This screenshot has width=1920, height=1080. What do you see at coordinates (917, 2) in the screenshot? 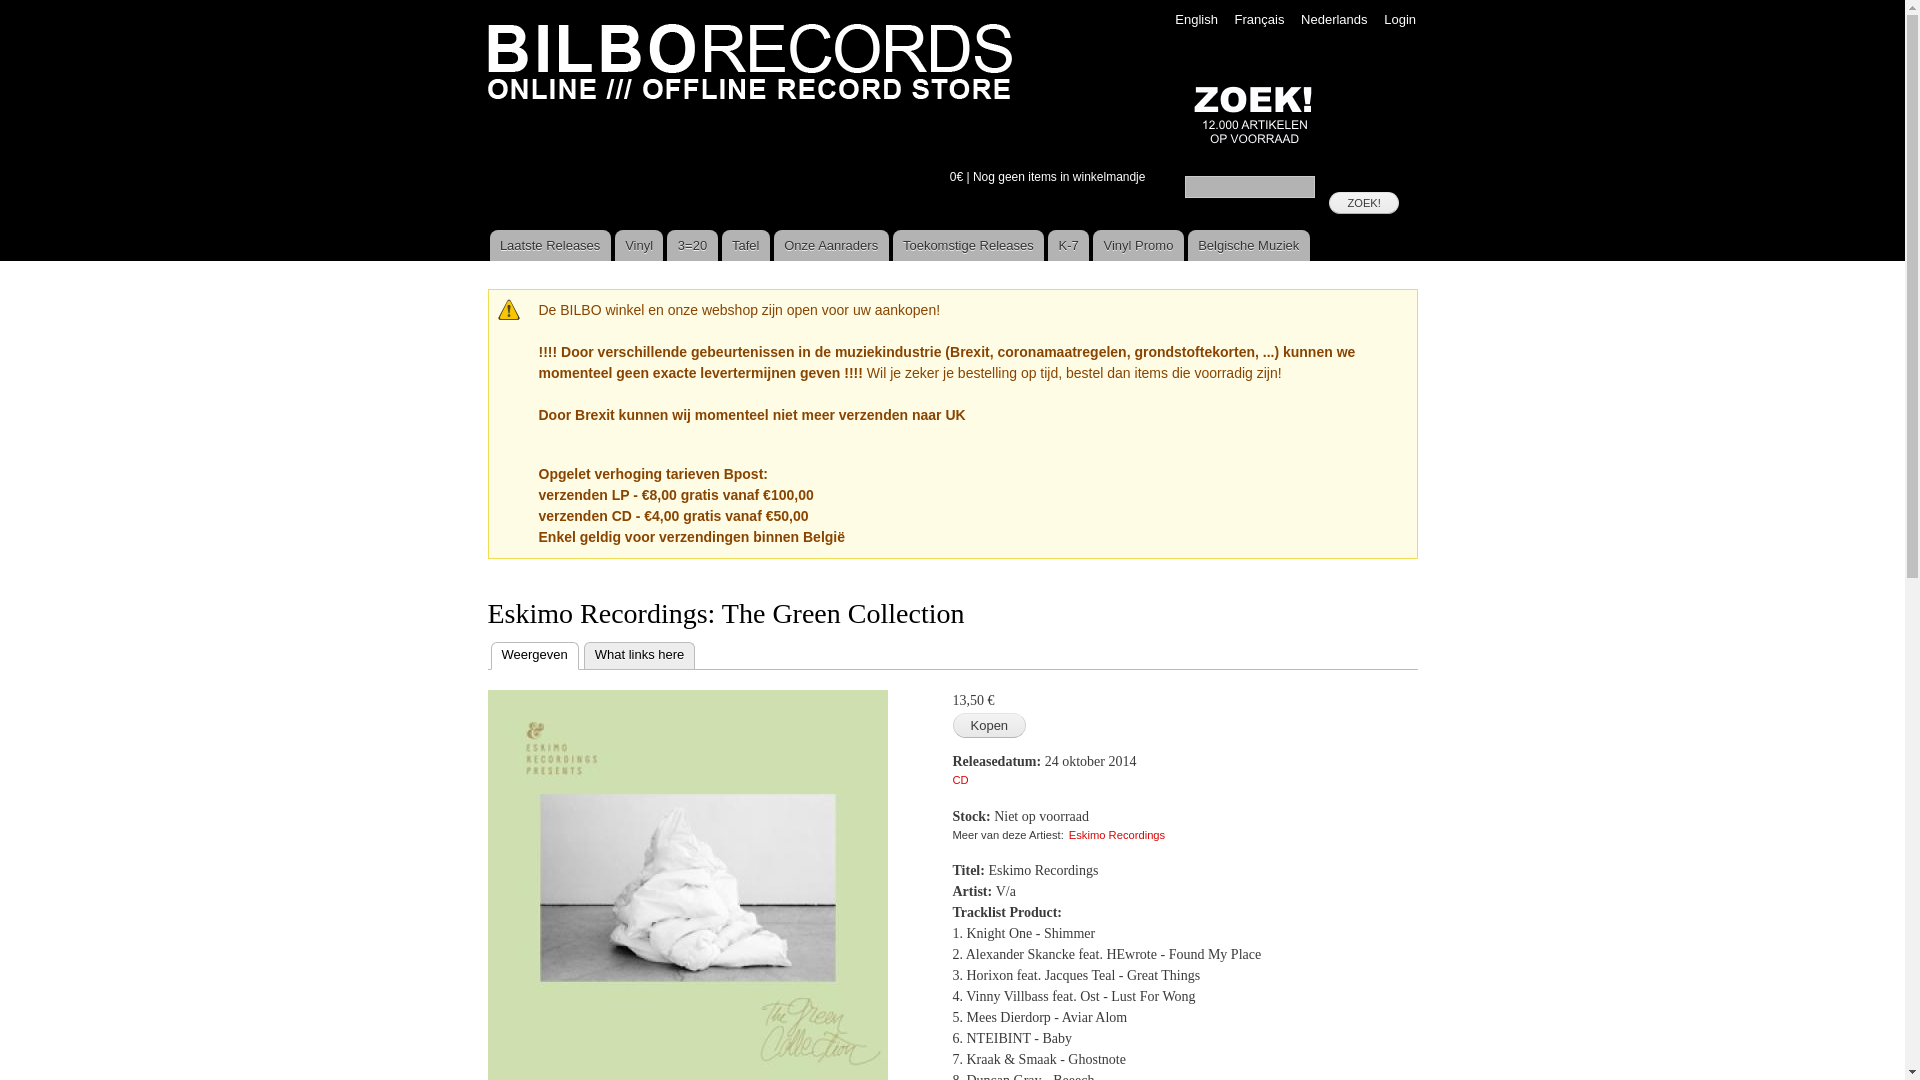
I see `'Overslaan en naar de algemene inhoud gaan'` at bounding box center [917, 2].